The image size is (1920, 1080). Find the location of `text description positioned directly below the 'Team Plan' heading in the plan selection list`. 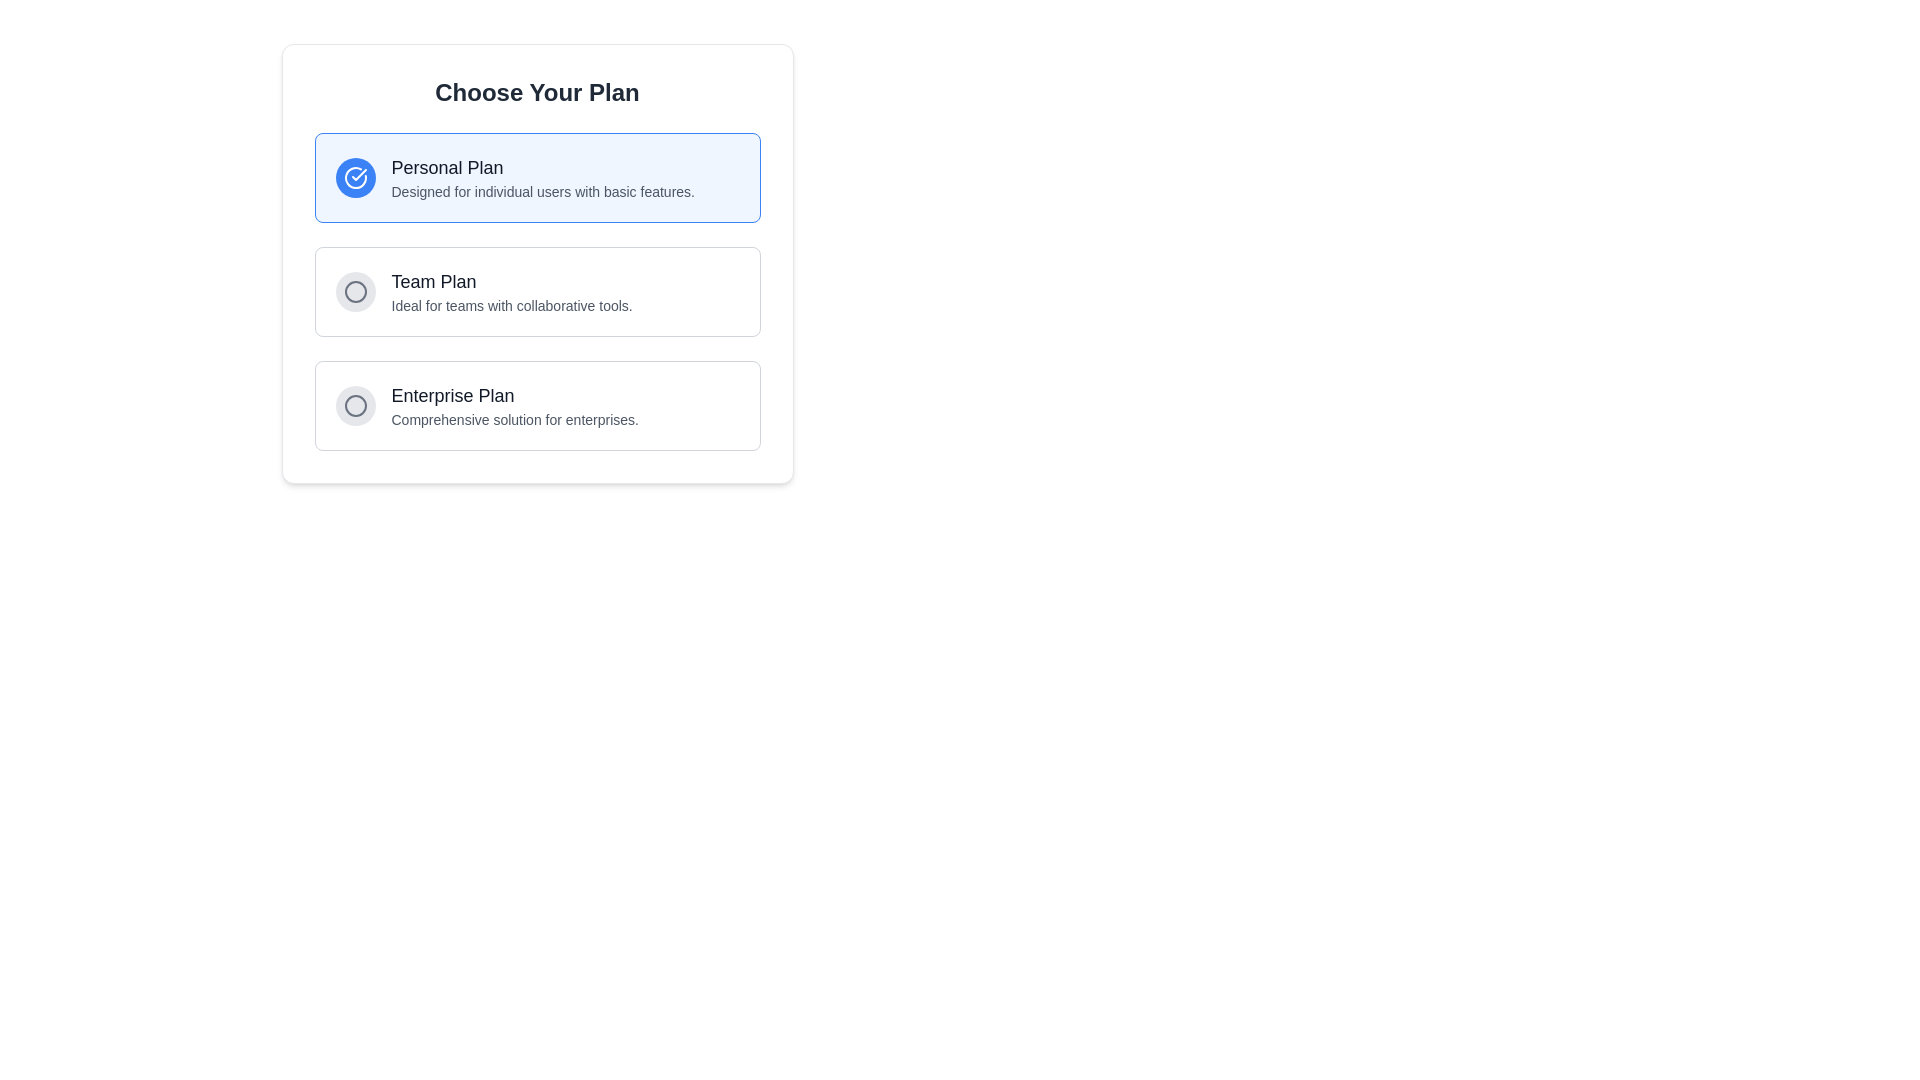

text description positioned directly below the 'Team Plan' heading in the plan selection list is located at coordinates (512, 305).